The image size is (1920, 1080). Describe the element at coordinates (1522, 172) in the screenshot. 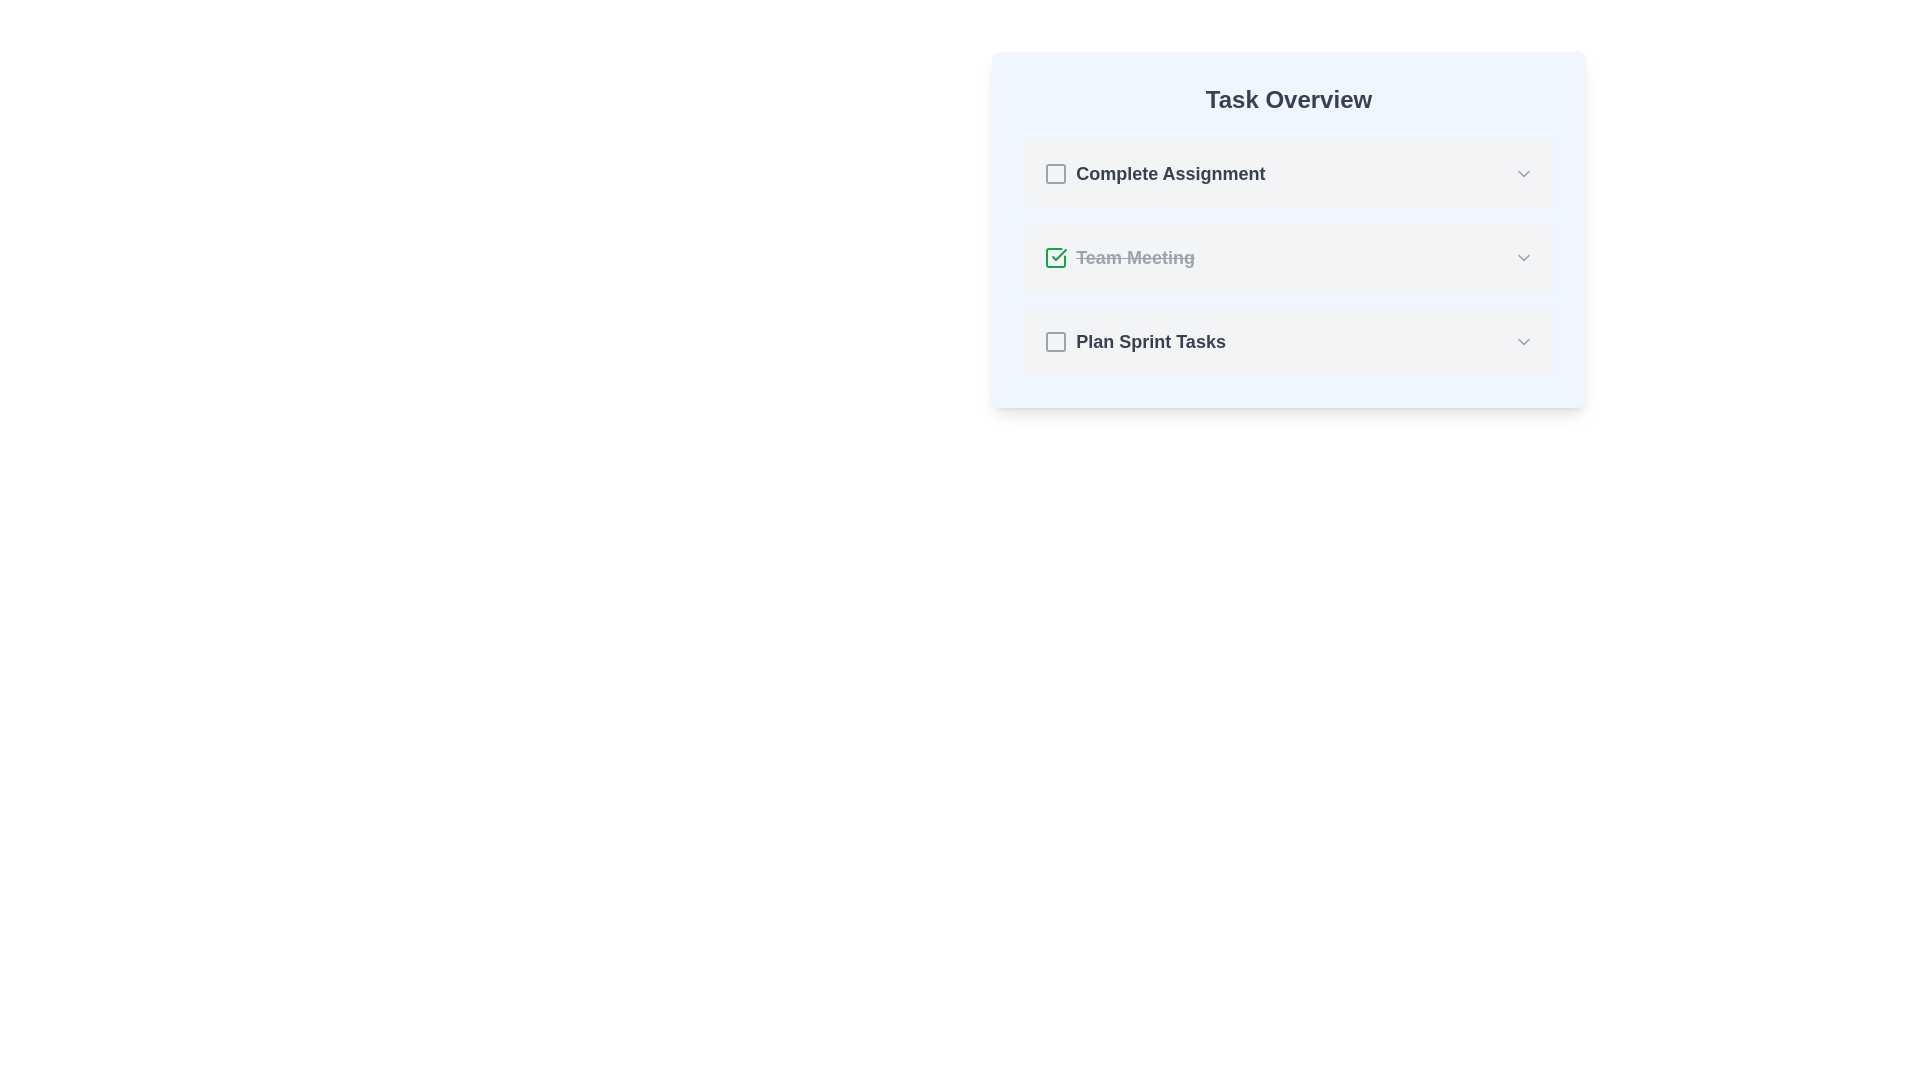

I see `the downward-pointing chevron icon in the top-right corner of the 'Complete Assignment' row within the 'Task Overview' section for visual feedback` at that location.